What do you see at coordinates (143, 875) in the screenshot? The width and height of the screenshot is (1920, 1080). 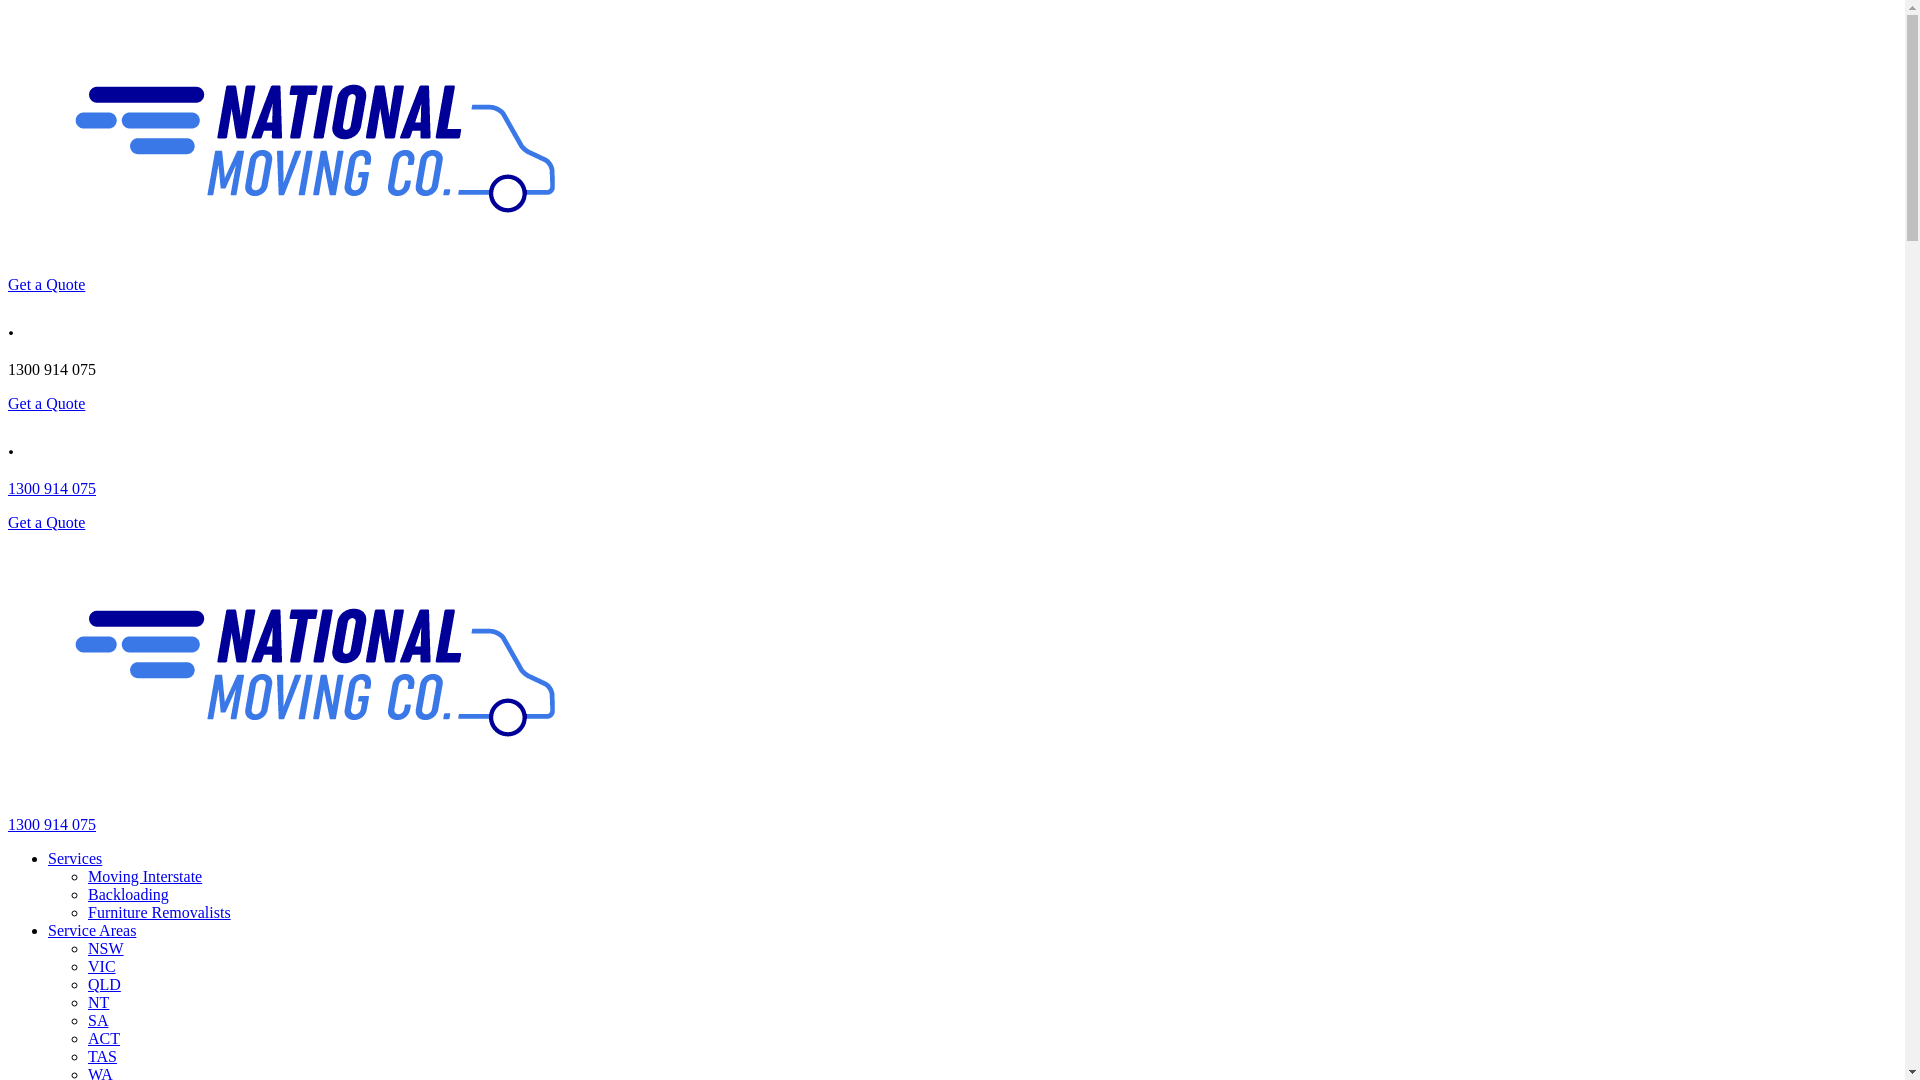 I see `'Moving Interstate'` at bounding box center [143, 875].